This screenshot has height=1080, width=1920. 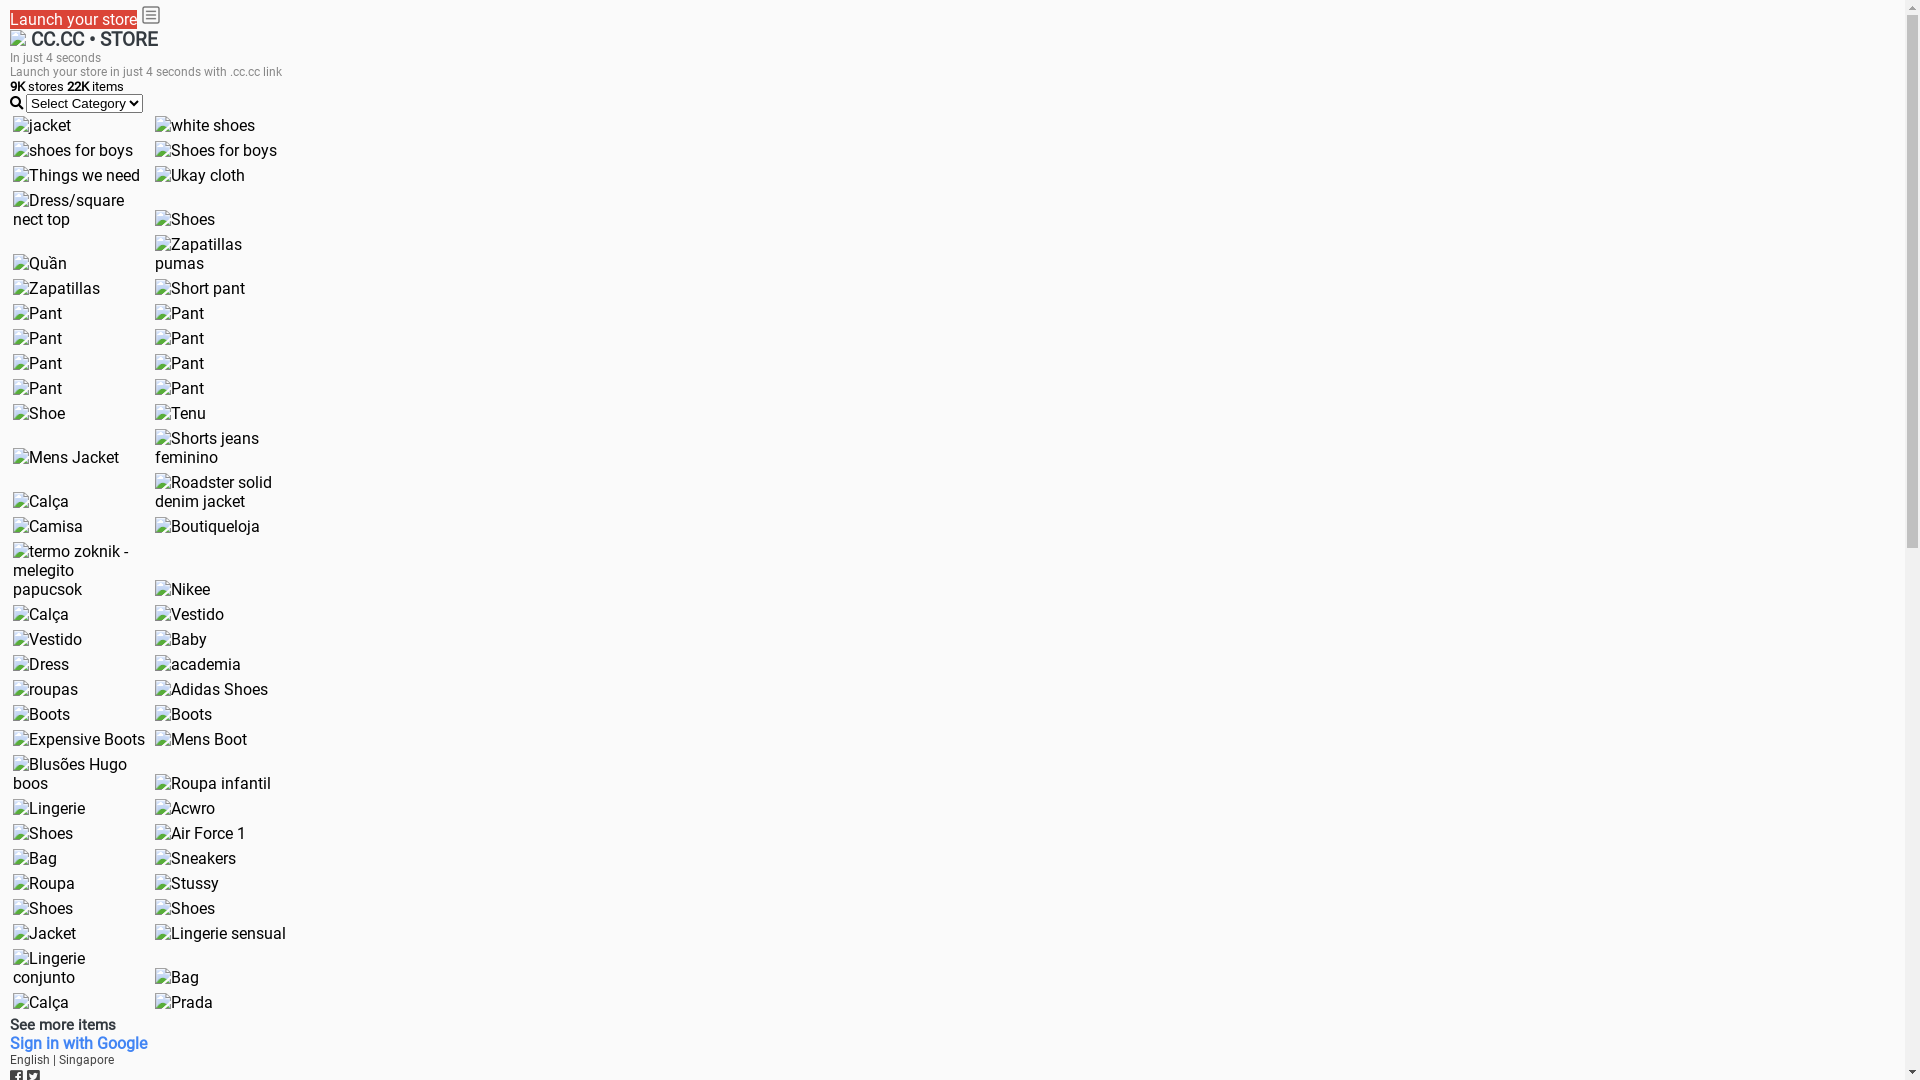 What do you see at coordinates (153, 174) in the screenshot?
I see `'Ukay cloth'` at bounding box center [153, 174].